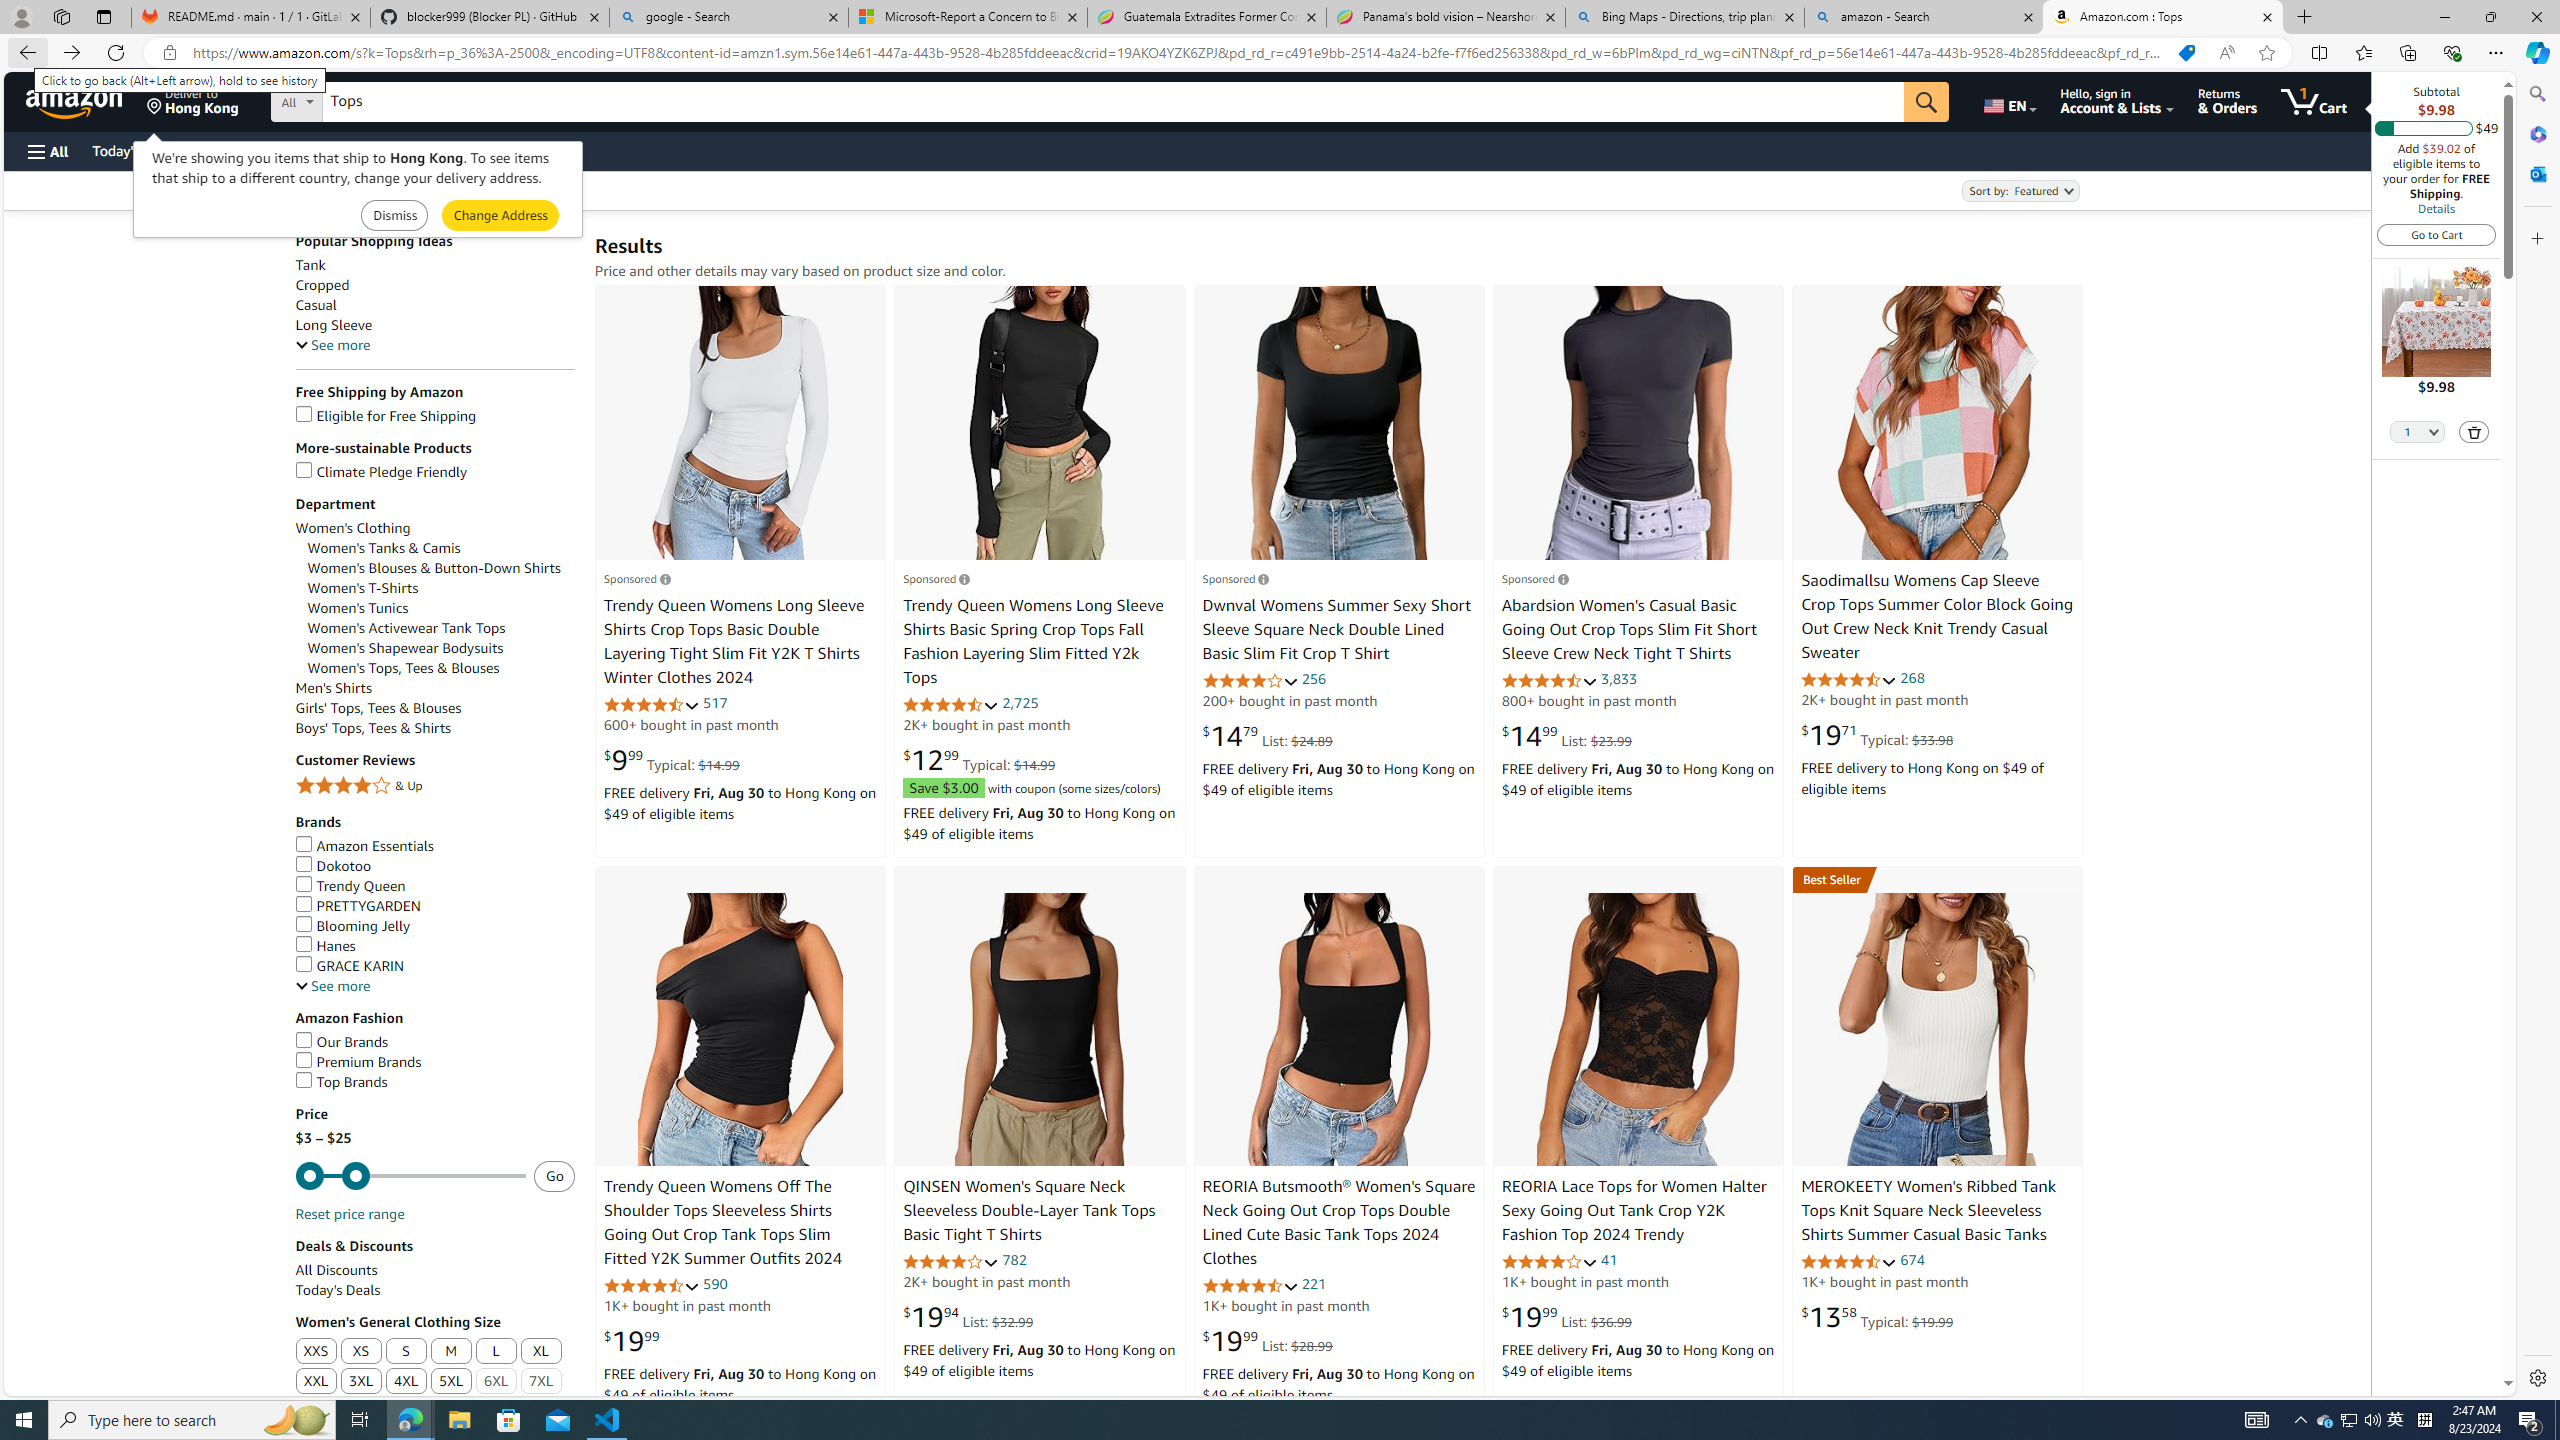 The height and width of the screenshot is (1440, 2560). I want to click on '6XL', so click(497, 1382).